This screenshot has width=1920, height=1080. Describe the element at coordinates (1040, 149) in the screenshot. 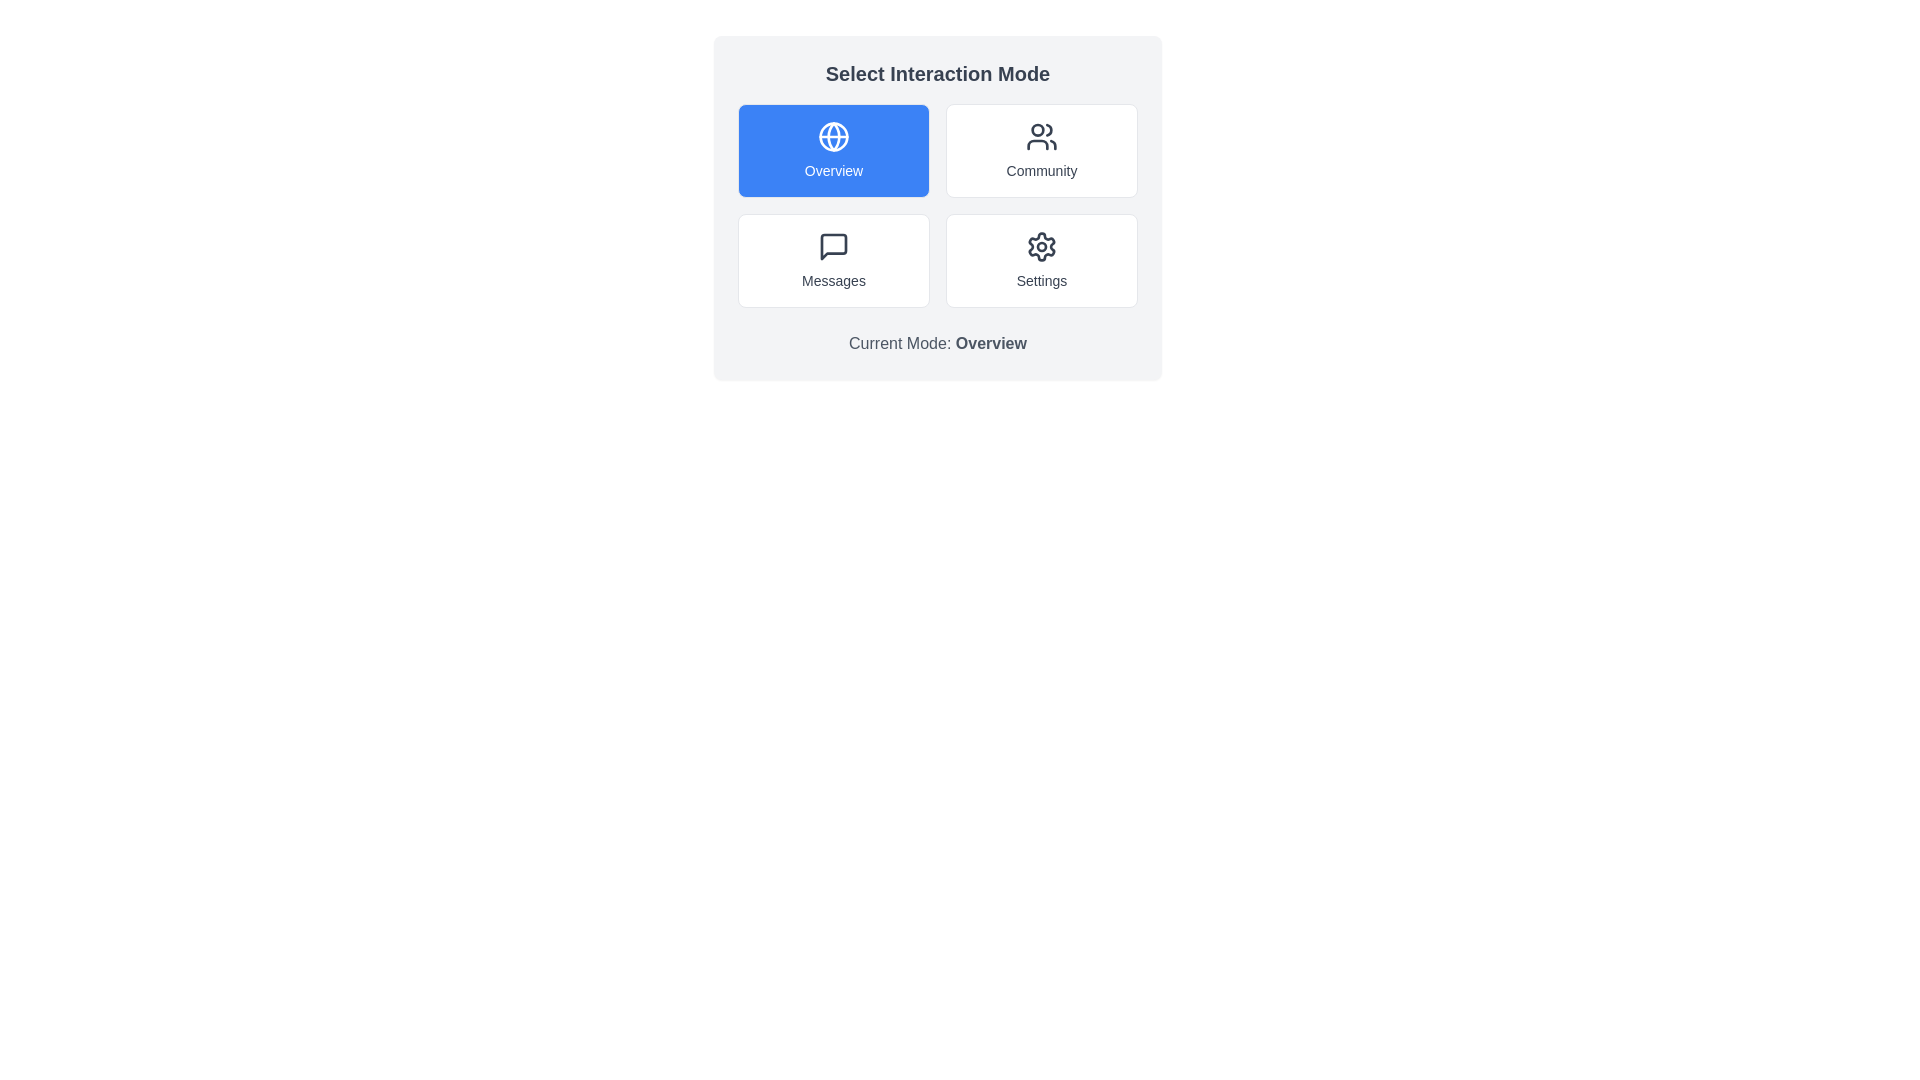

I see `the Community button to observe the hover effect` at that location.